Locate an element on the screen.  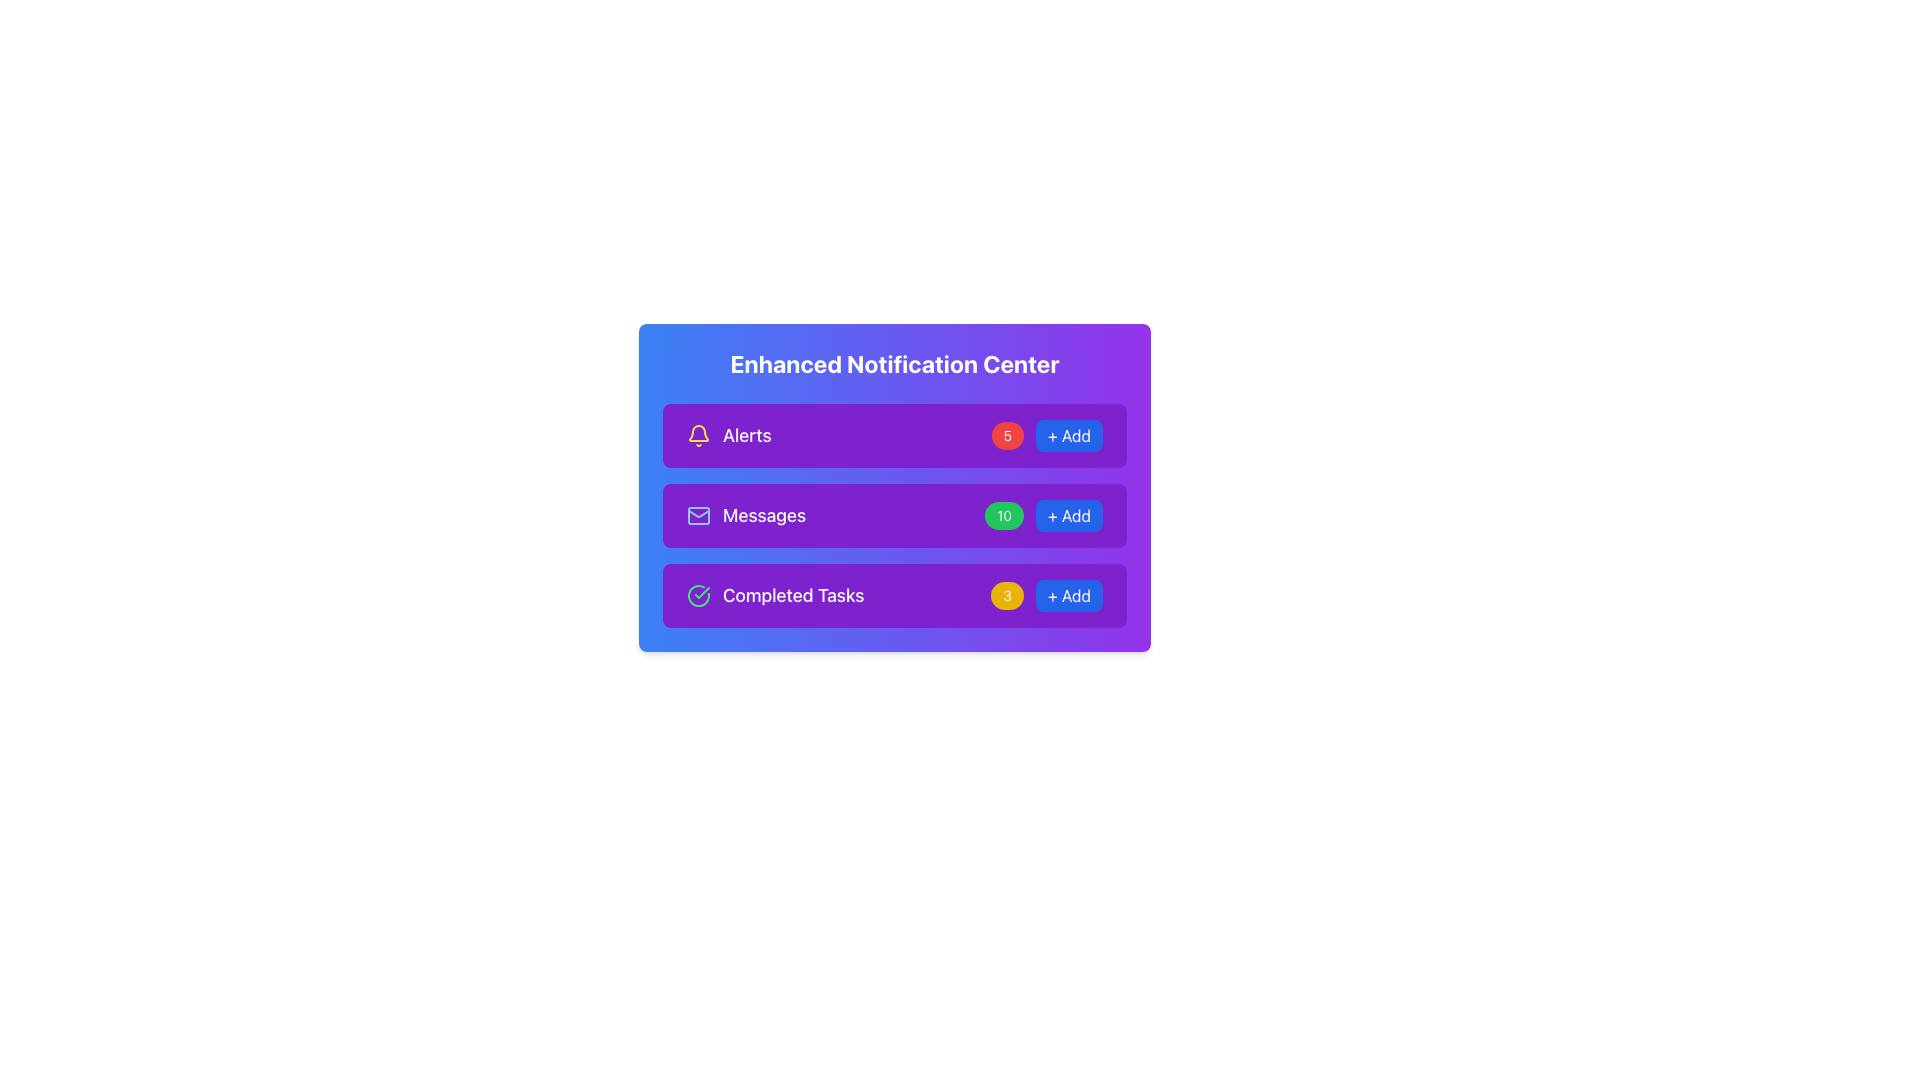
the '+ Add' button with a blue background and white text is located at coordinates (1068, 515).